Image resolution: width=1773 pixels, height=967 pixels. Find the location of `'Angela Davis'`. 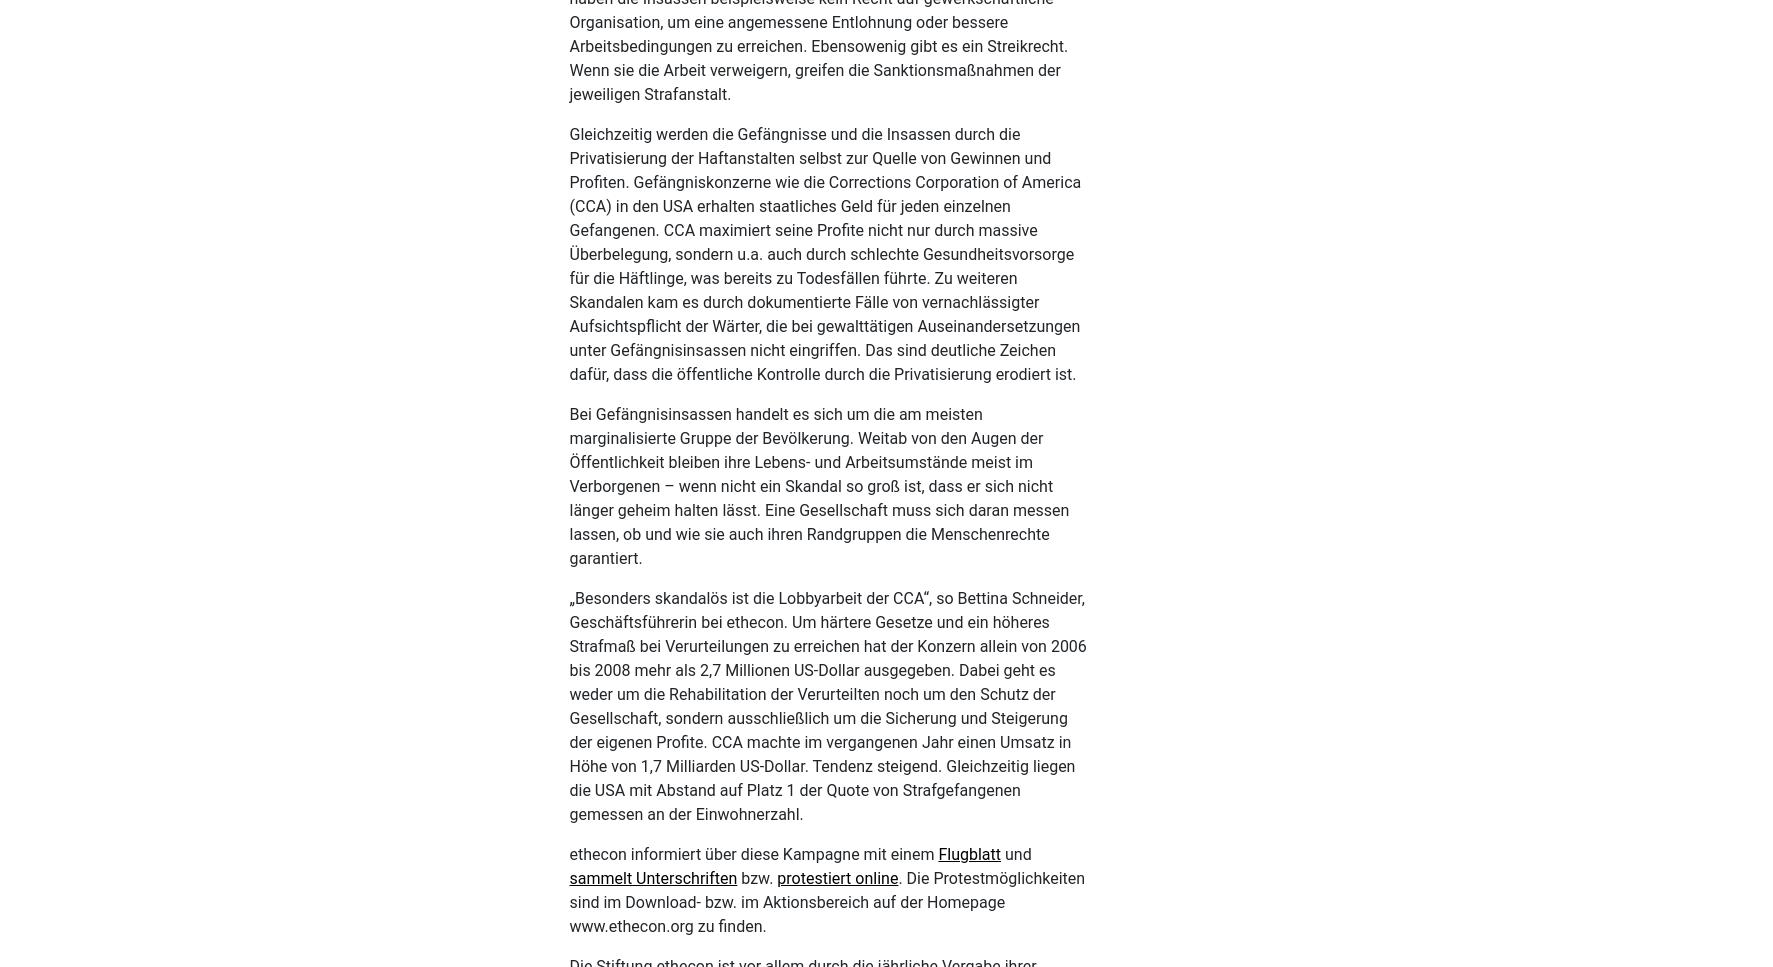

'Angela Davis' is located at coordinates (788, 200).